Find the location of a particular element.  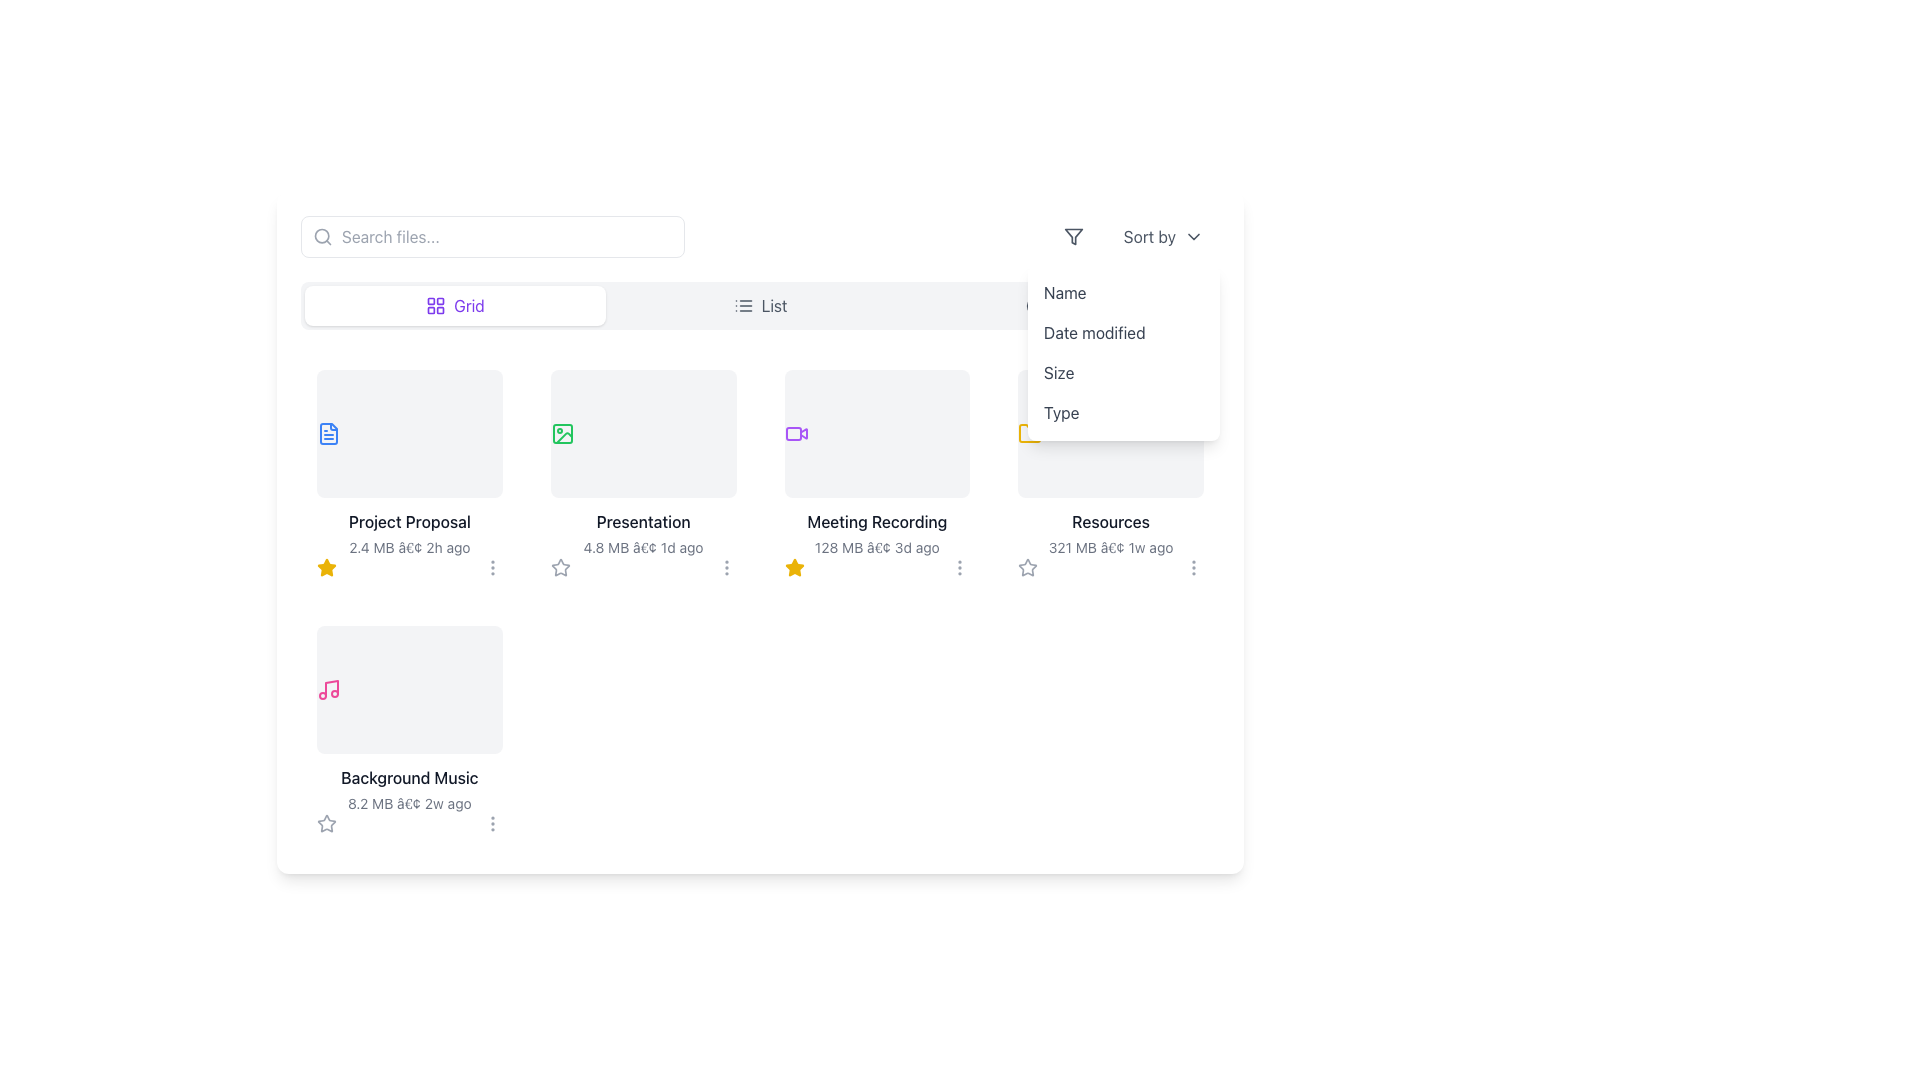

the static text label that displays the file size (128 MB) and last modified time (3 days ago) located at the bottom of the 'Meeting Recording' card, below the title text is located at coordinates (877, 547).